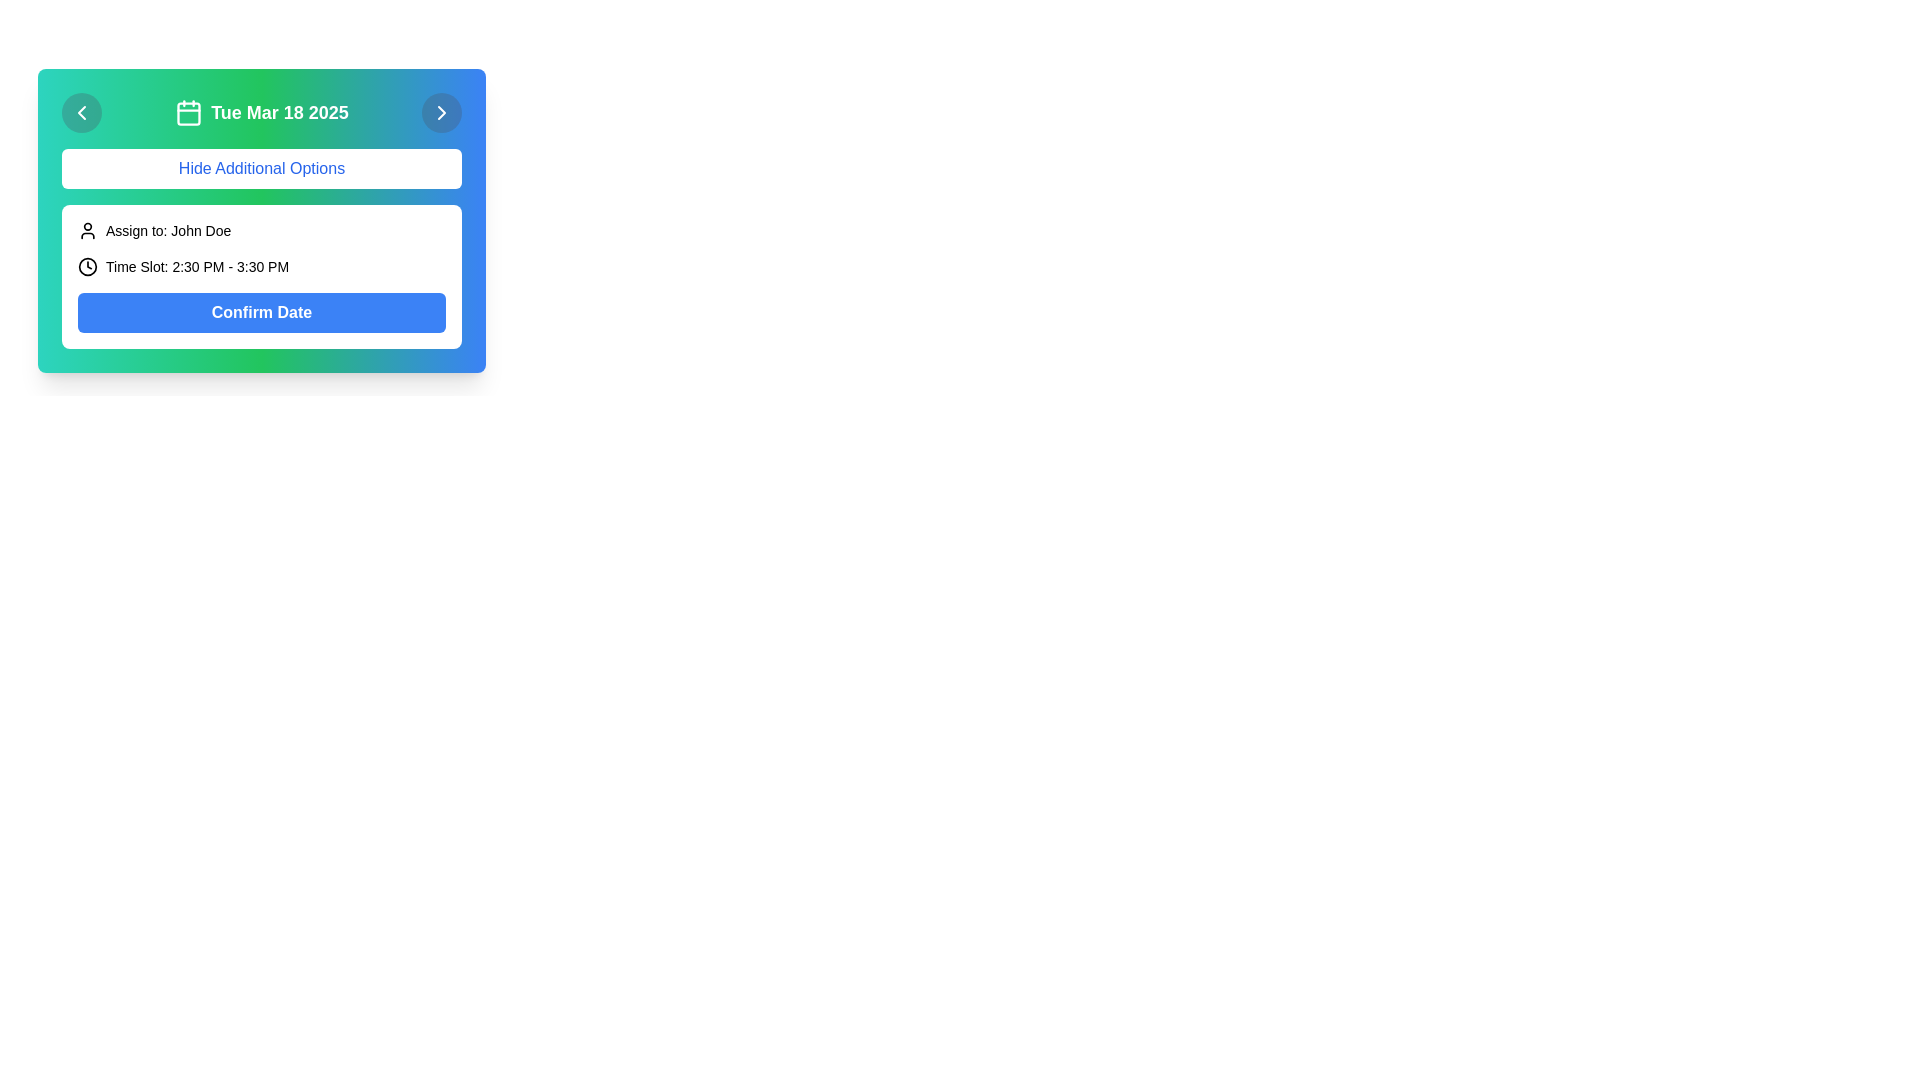 The width and height of the screenshot is (1920, 1080). What do you see at coordinates (440, 112) in the screenshot?
I see `the chevron icon pointing right located at the top-right corner of the card interface` at bounding box center [440, 112].